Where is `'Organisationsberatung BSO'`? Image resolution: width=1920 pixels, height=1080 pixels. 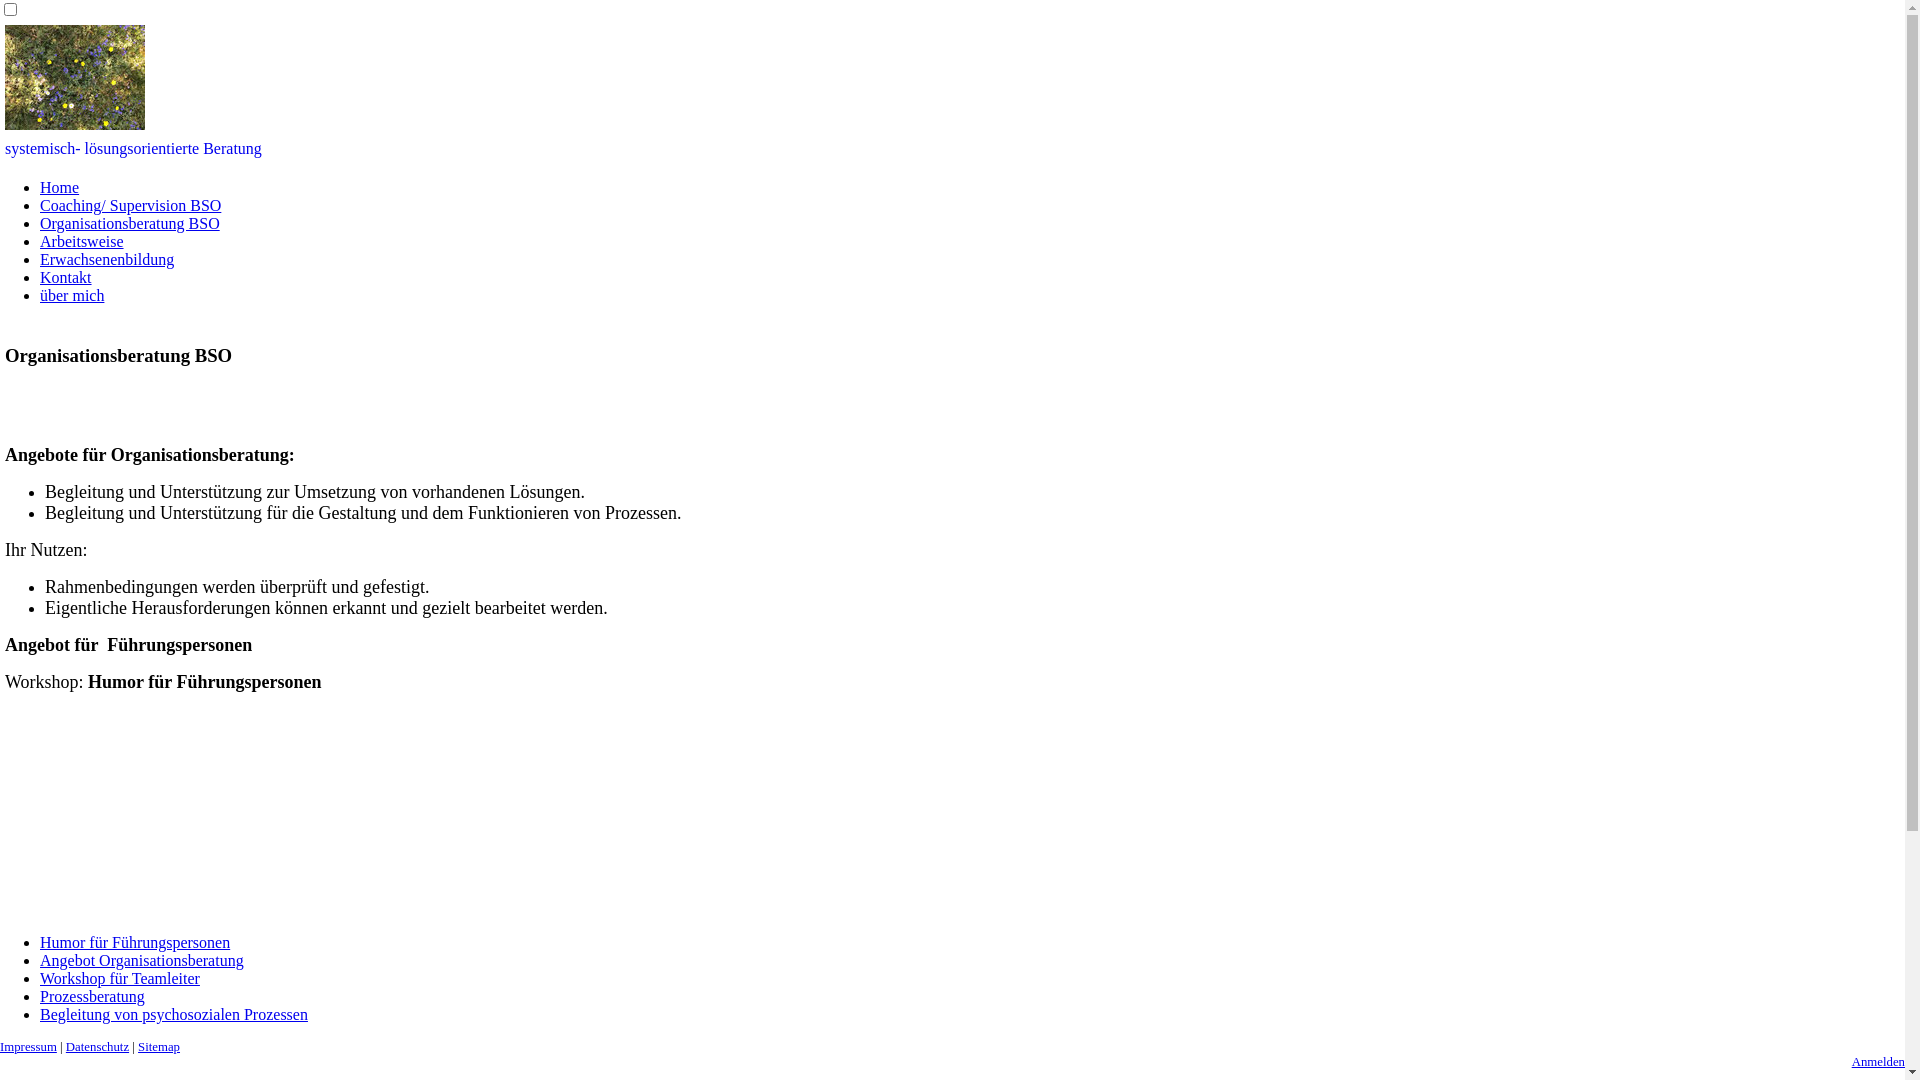 'Organisationsberatung BSO' is located at coordinates (128, 223).